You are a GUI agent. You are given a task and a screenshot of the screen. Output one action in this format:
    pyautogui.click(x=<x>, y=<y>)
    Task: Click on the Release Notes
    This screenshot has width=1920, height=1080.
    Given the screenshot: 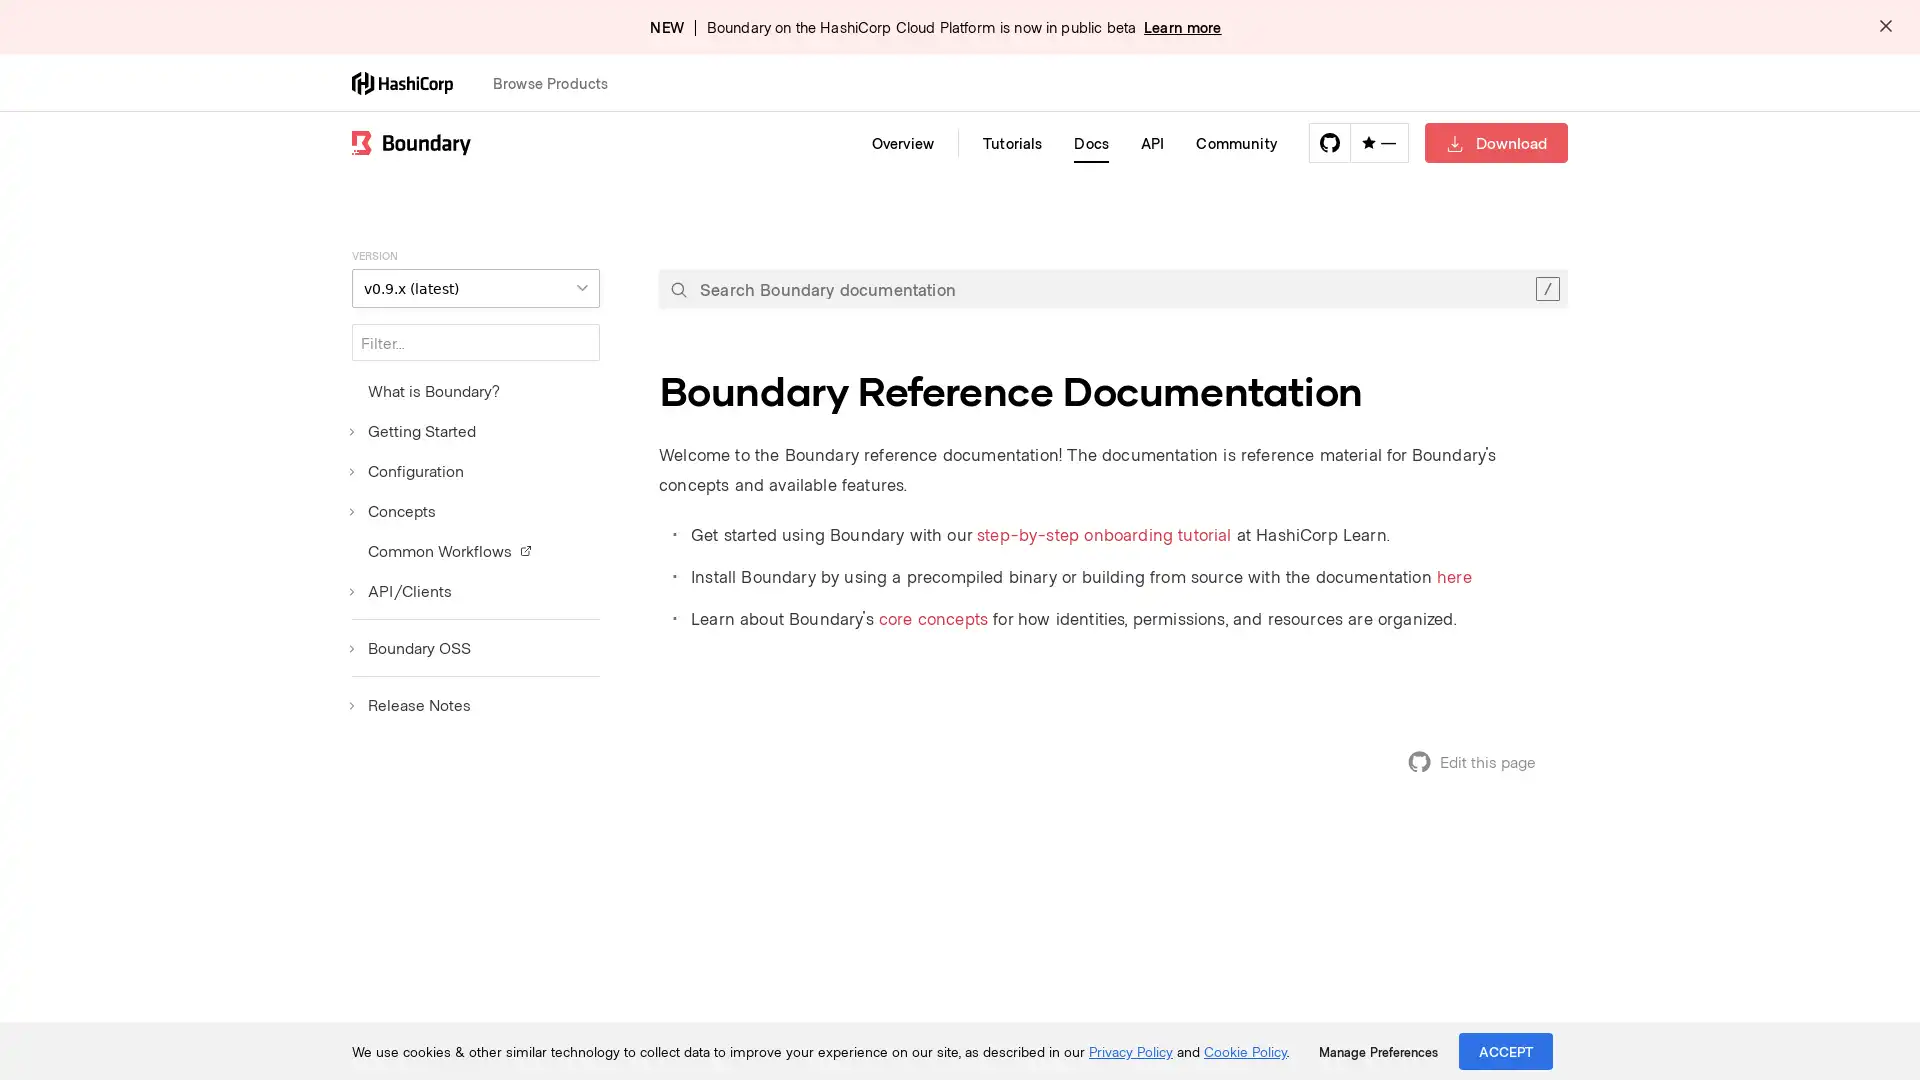 What is the action you would take?
    pyautogui.click(x=410, y=704)
    